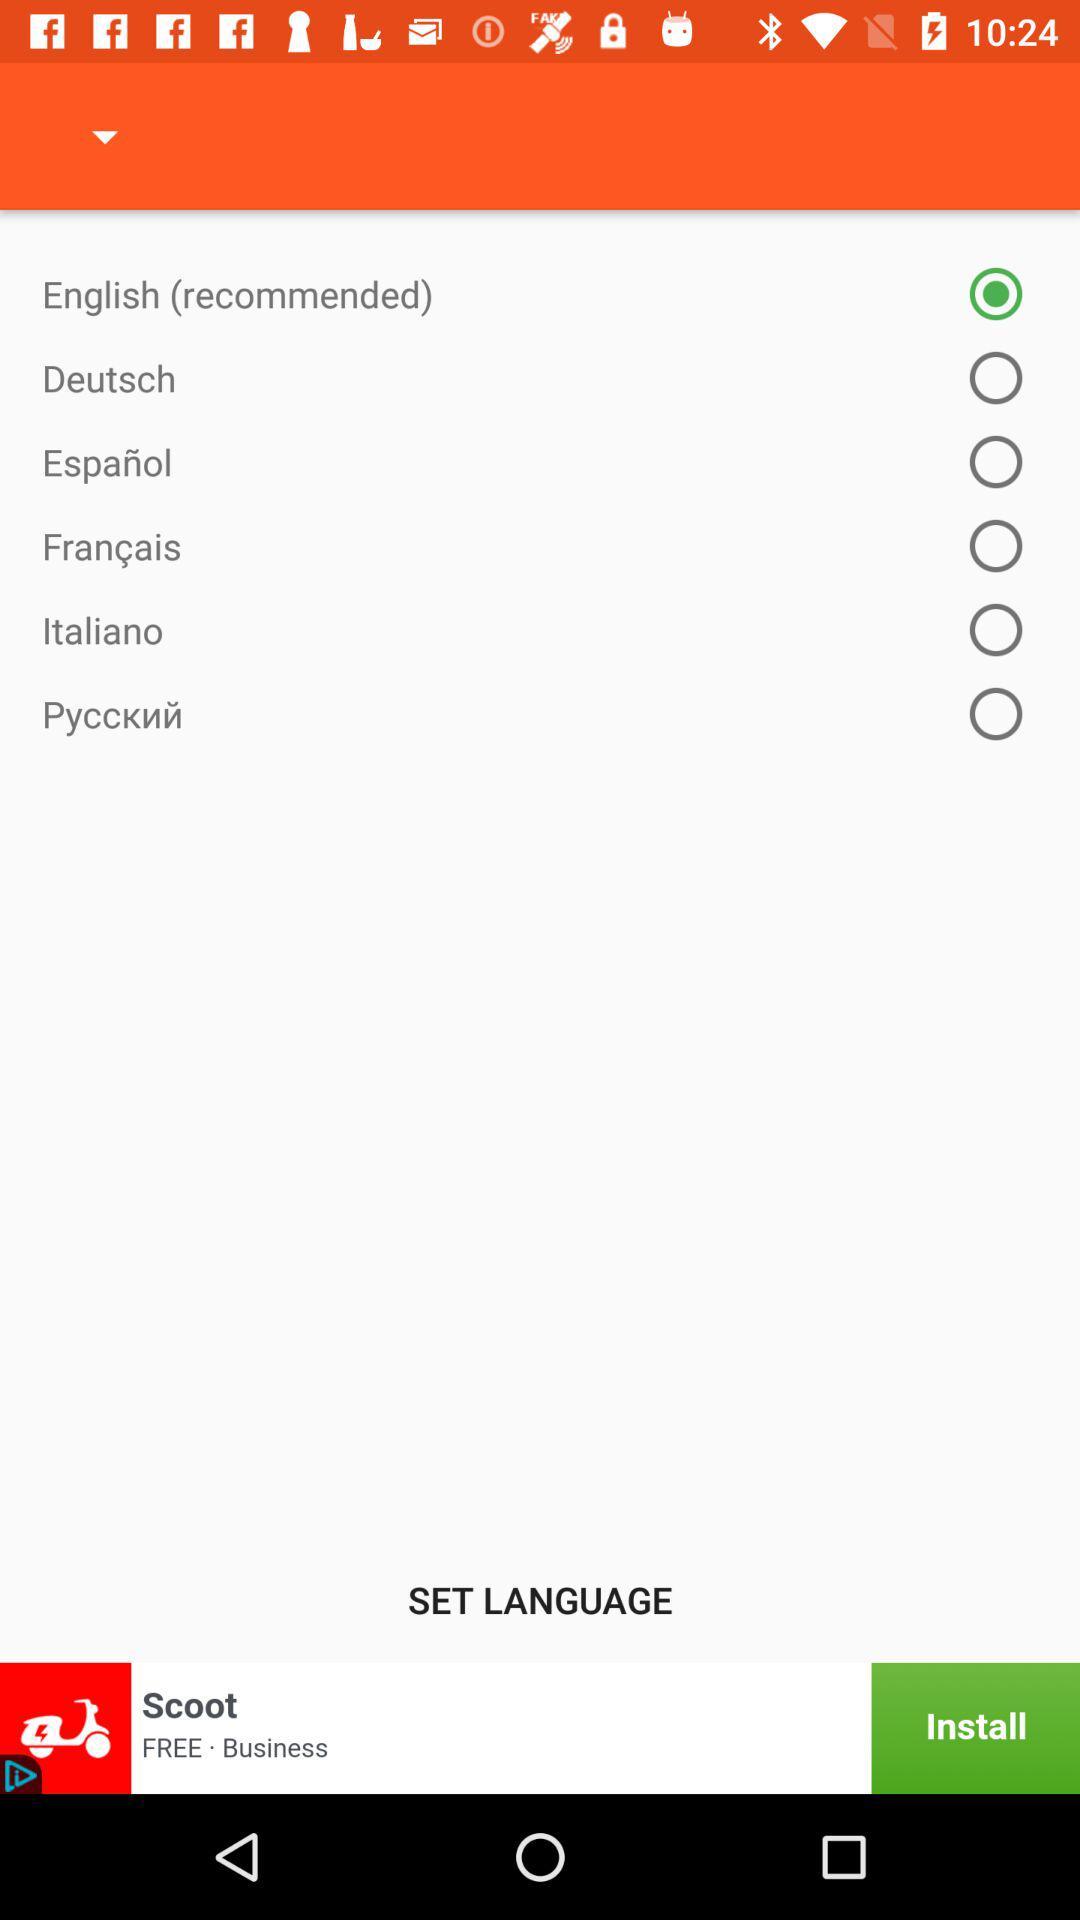 The width and height of the screenshot is (1080, 1920). Describe the element at coordinates (104, 135) in the screenshot. I see `the icon at the top left corner` at that location.